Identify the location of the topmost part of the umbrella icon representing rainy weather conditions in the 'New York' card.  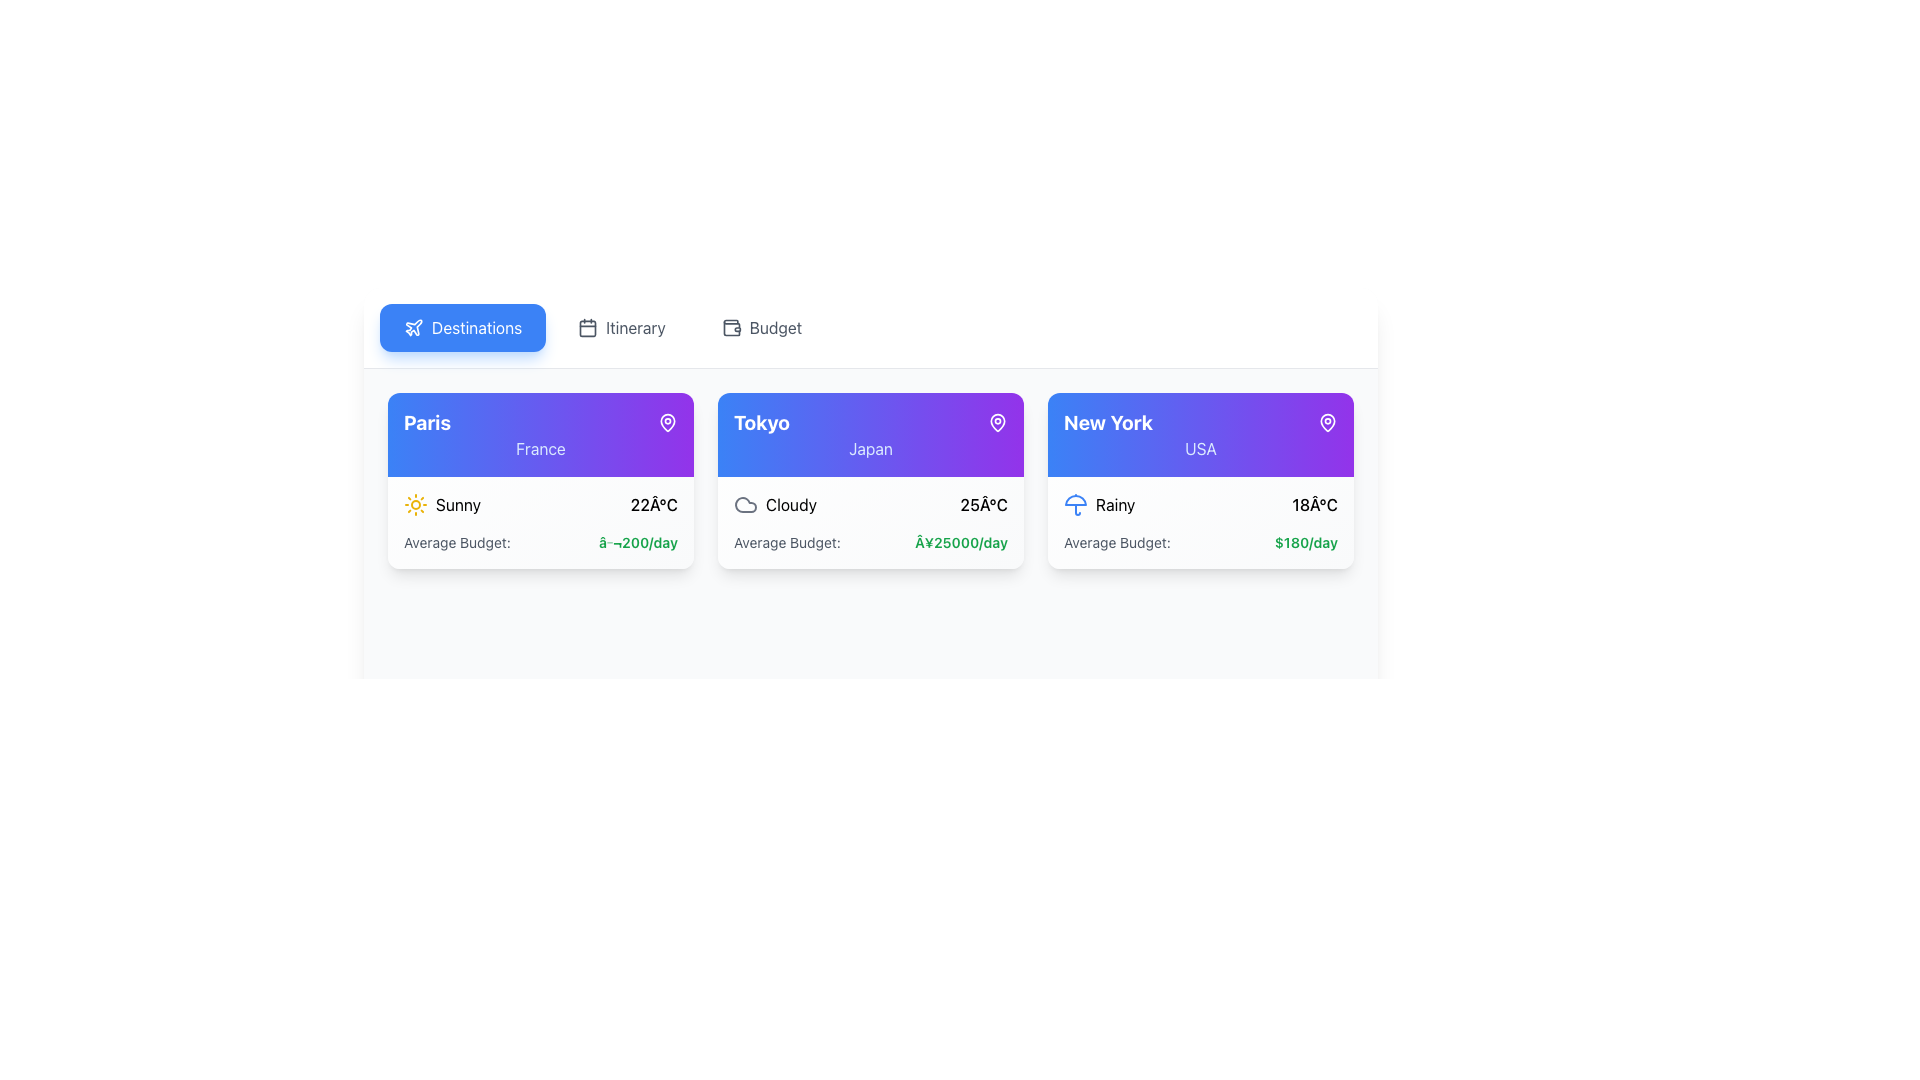
(1074, 499).